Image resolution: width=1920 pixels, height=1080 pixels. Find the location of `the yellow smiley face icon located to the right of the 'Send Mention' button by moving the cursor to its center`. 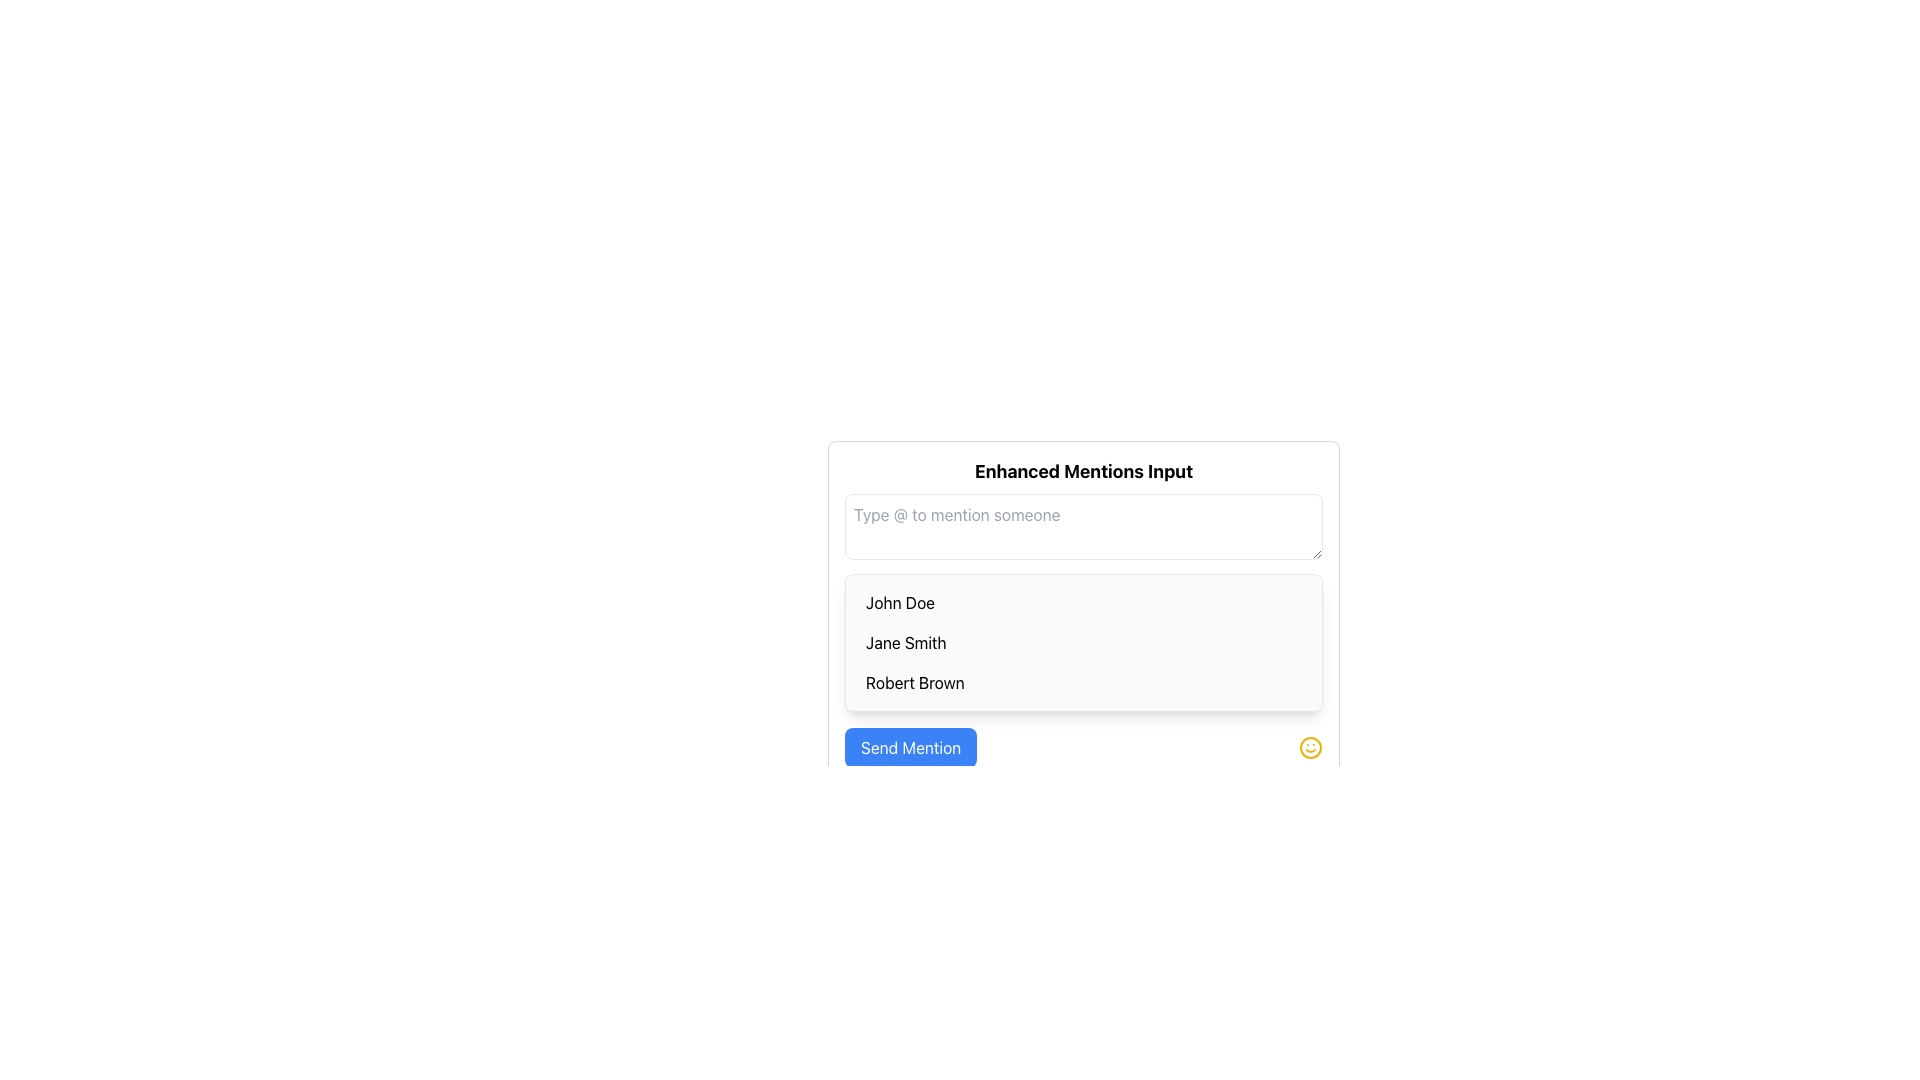

the yellow smiley face icon located to the right of the 'Send Mention' button by moving the cursor to its center is located at coordinates (1310, 748).